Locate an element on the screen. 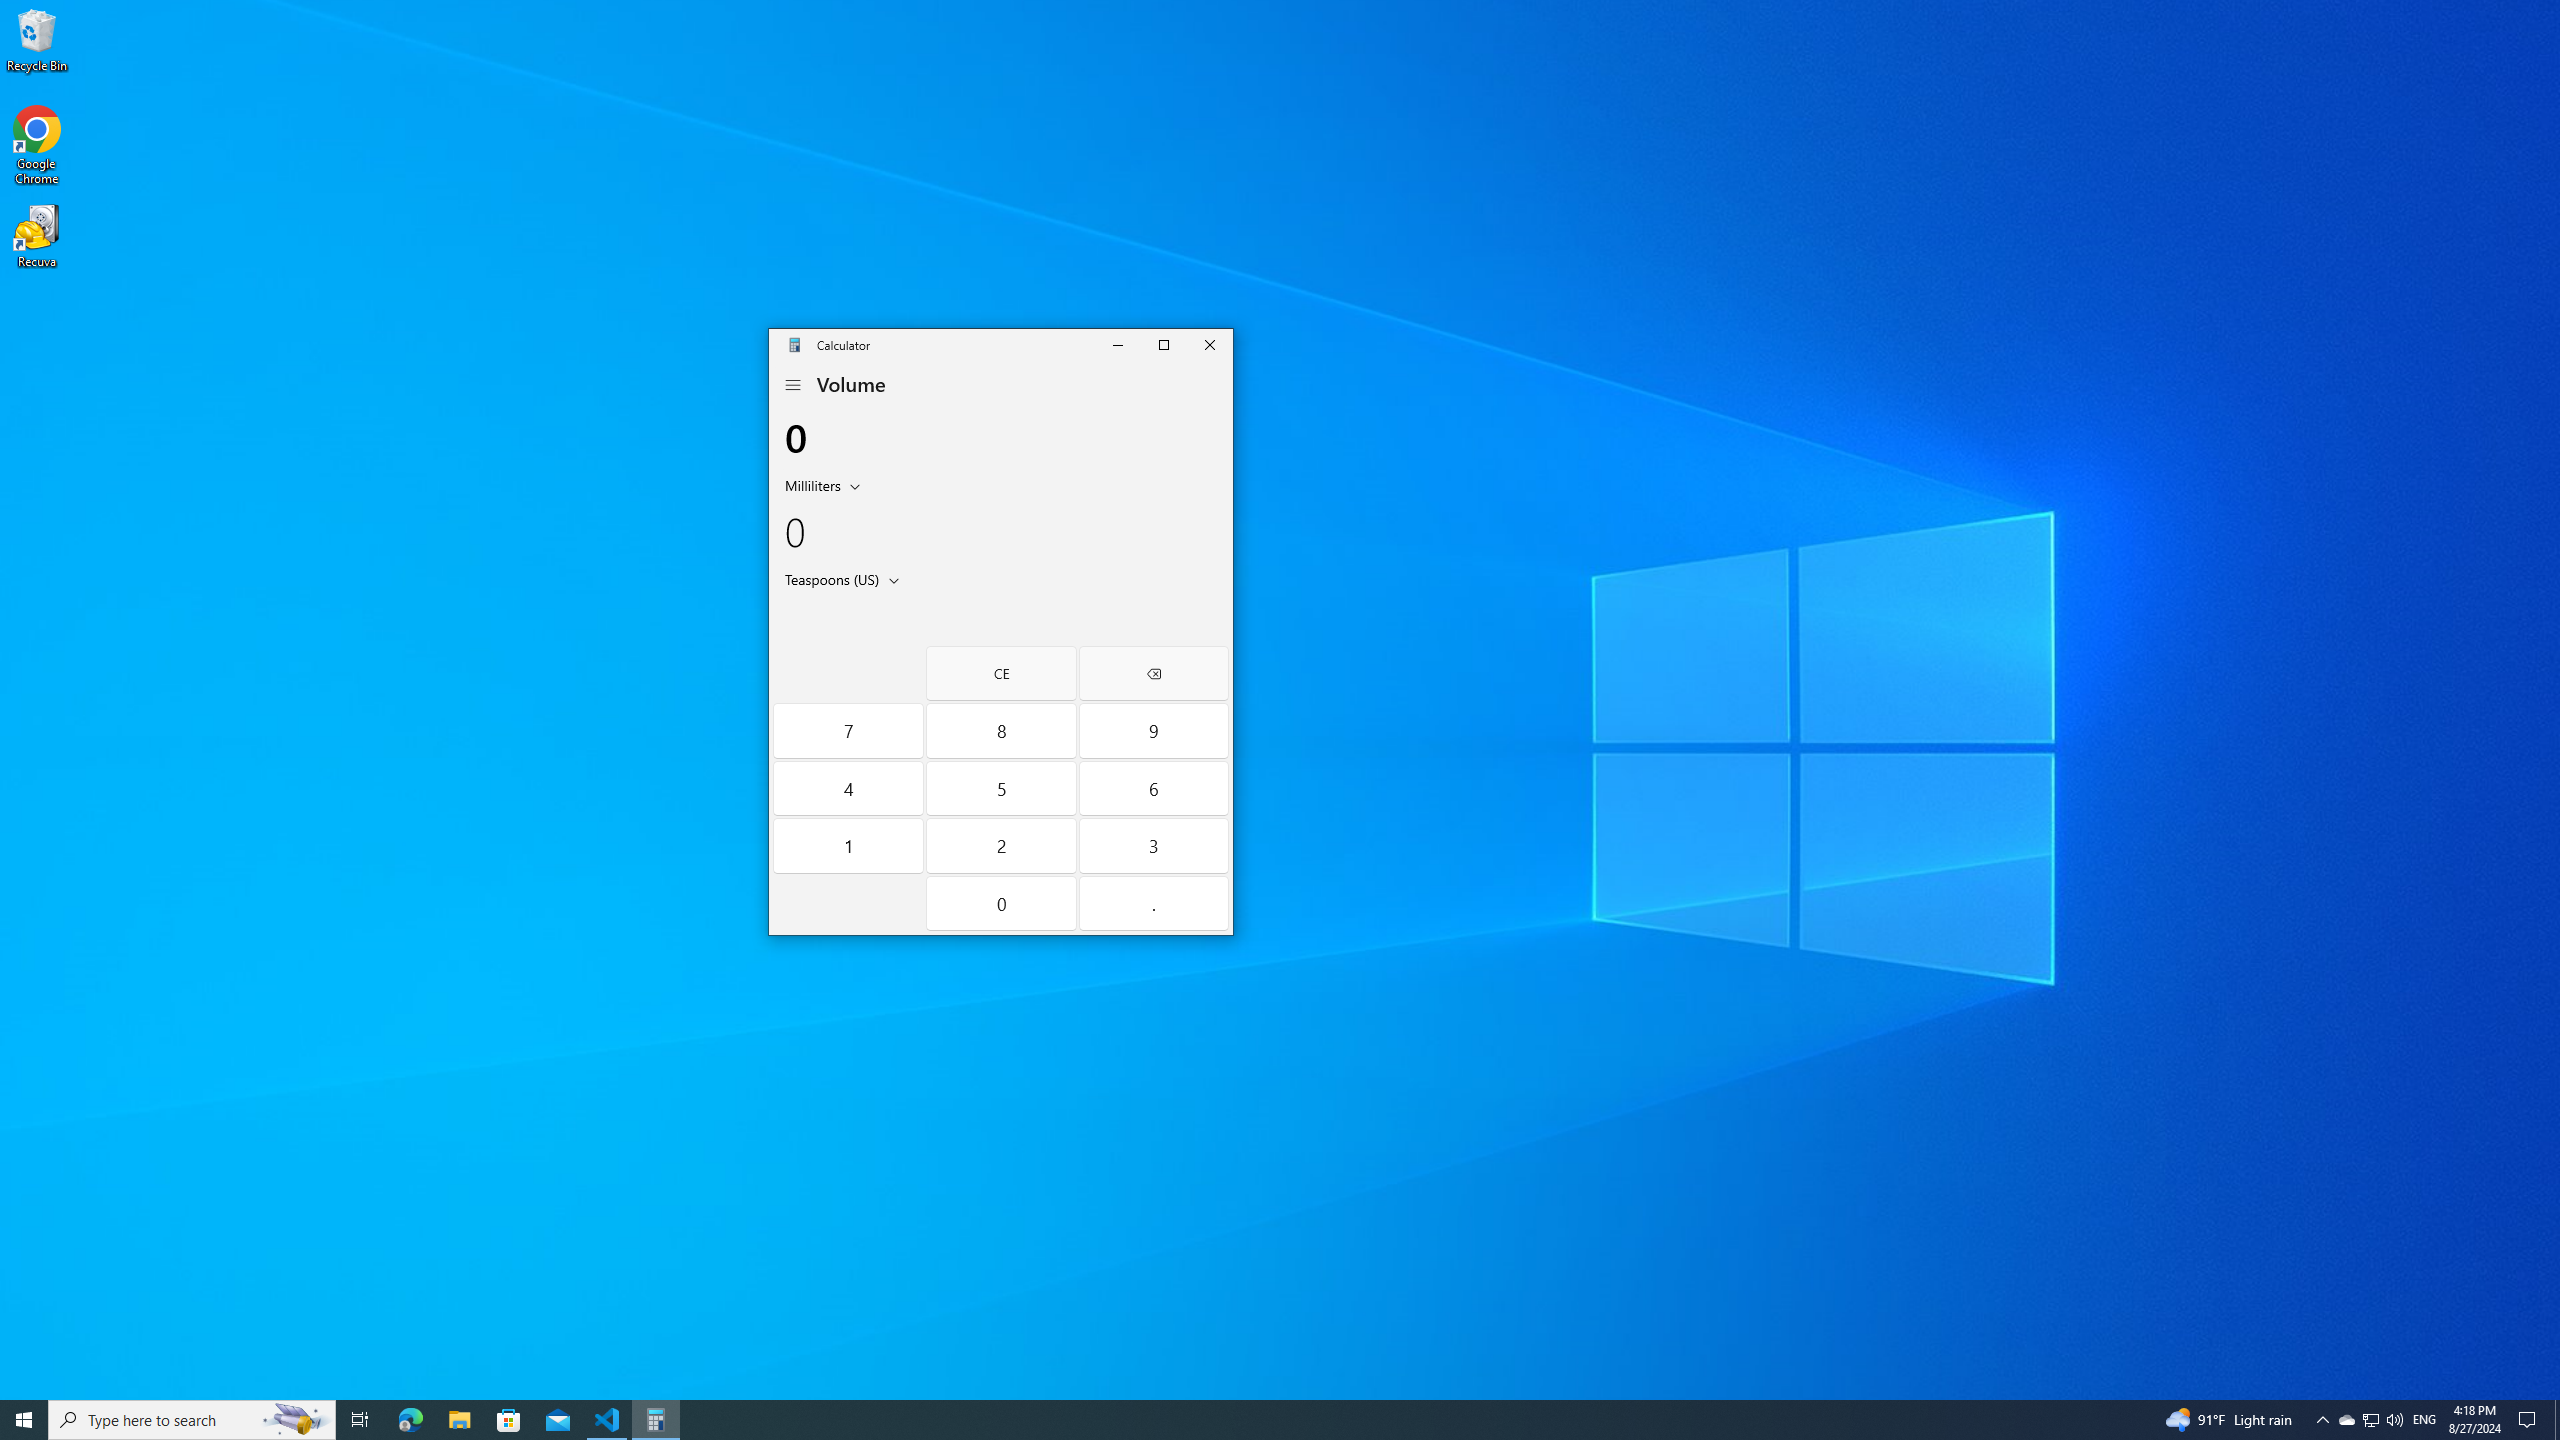 Image resolution: width=2560 pixels, height=1440 pixels. 'Open Navigation' is located at coordinates (792, 384).